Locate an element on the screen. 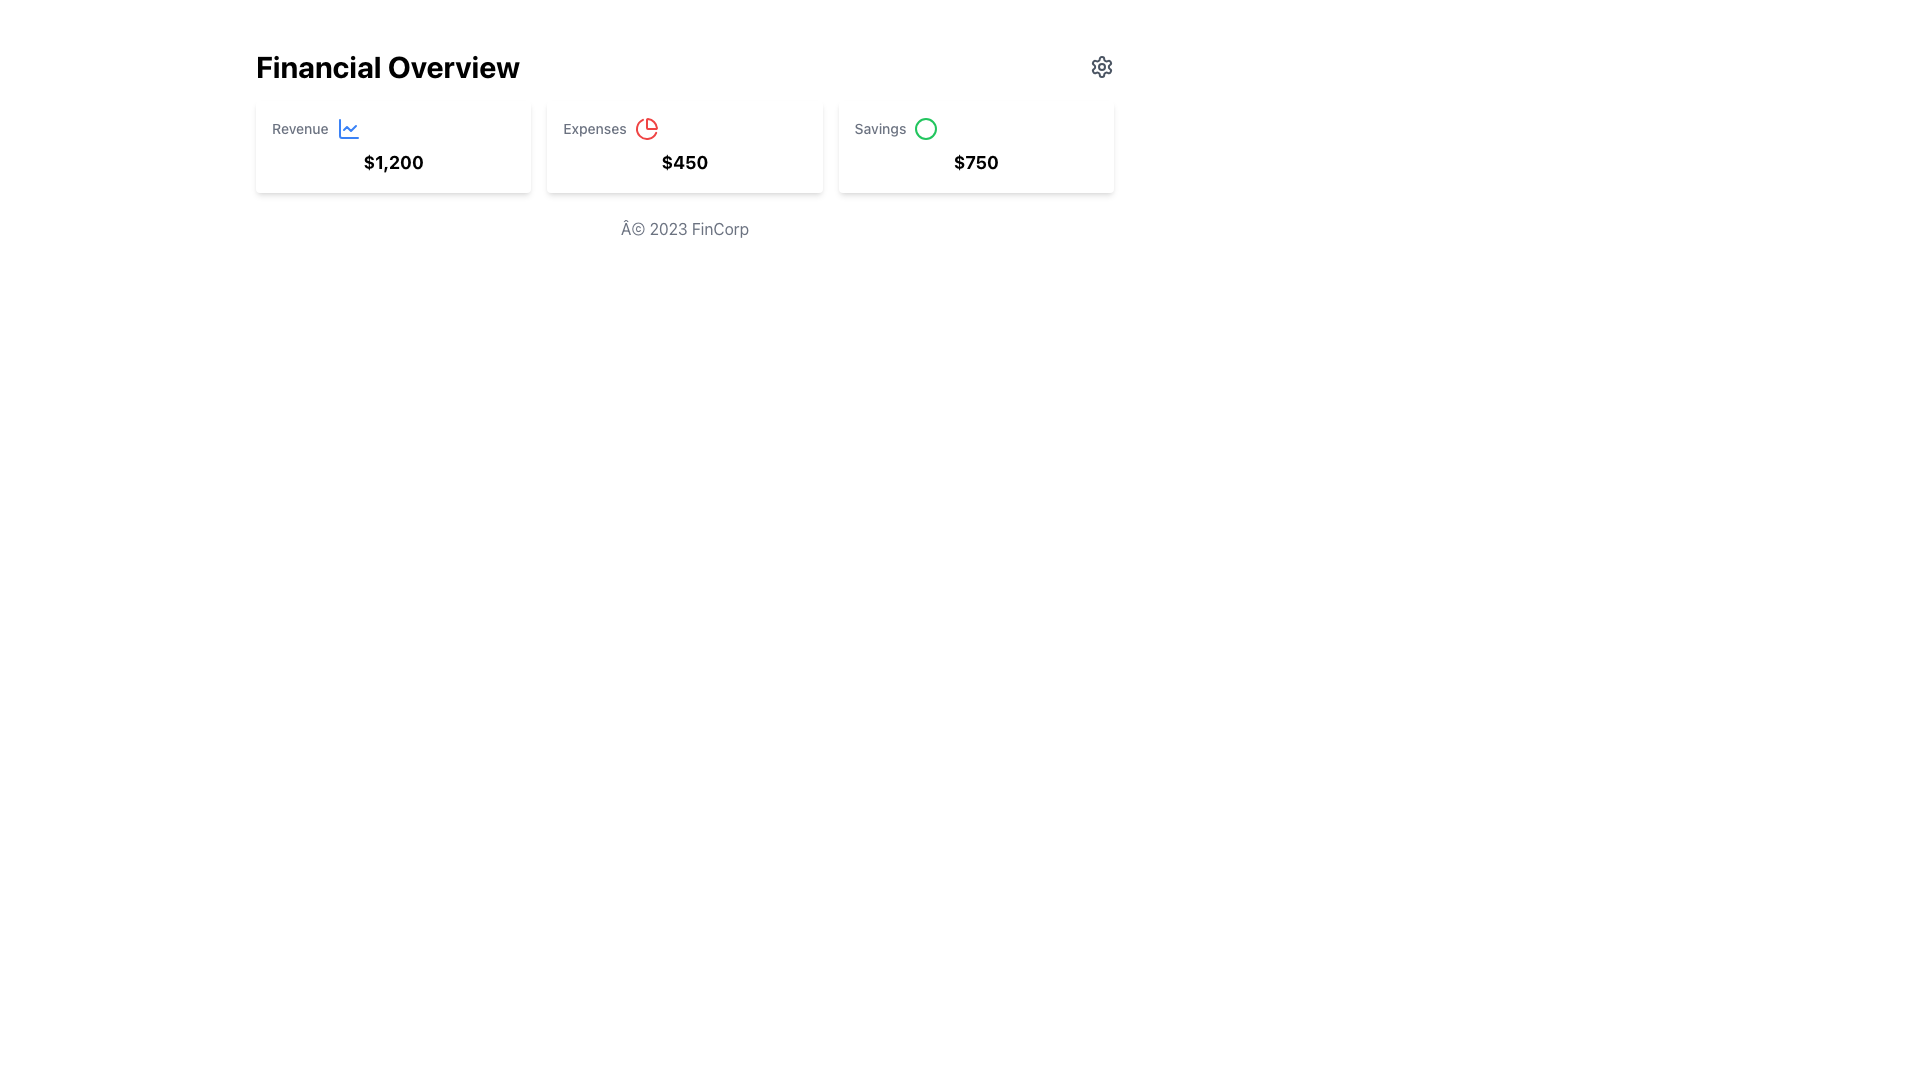 The height and width of the screenshot is (1080, 1920). the Informational Card that displays the savings amount, located as the third card in a row of financial overview cards is located at coordinates (976, 145).